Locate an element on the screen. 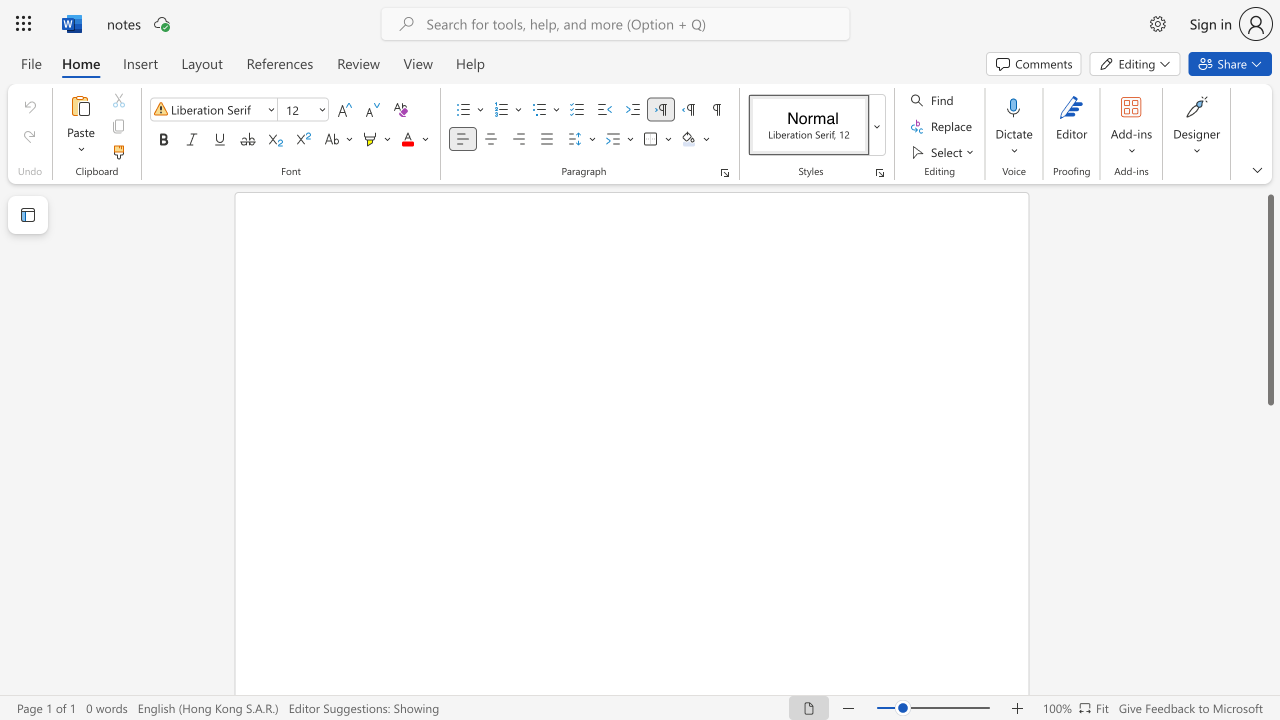  the scrollbar and move up 10 pixels is located at coordinates (1269, 300).